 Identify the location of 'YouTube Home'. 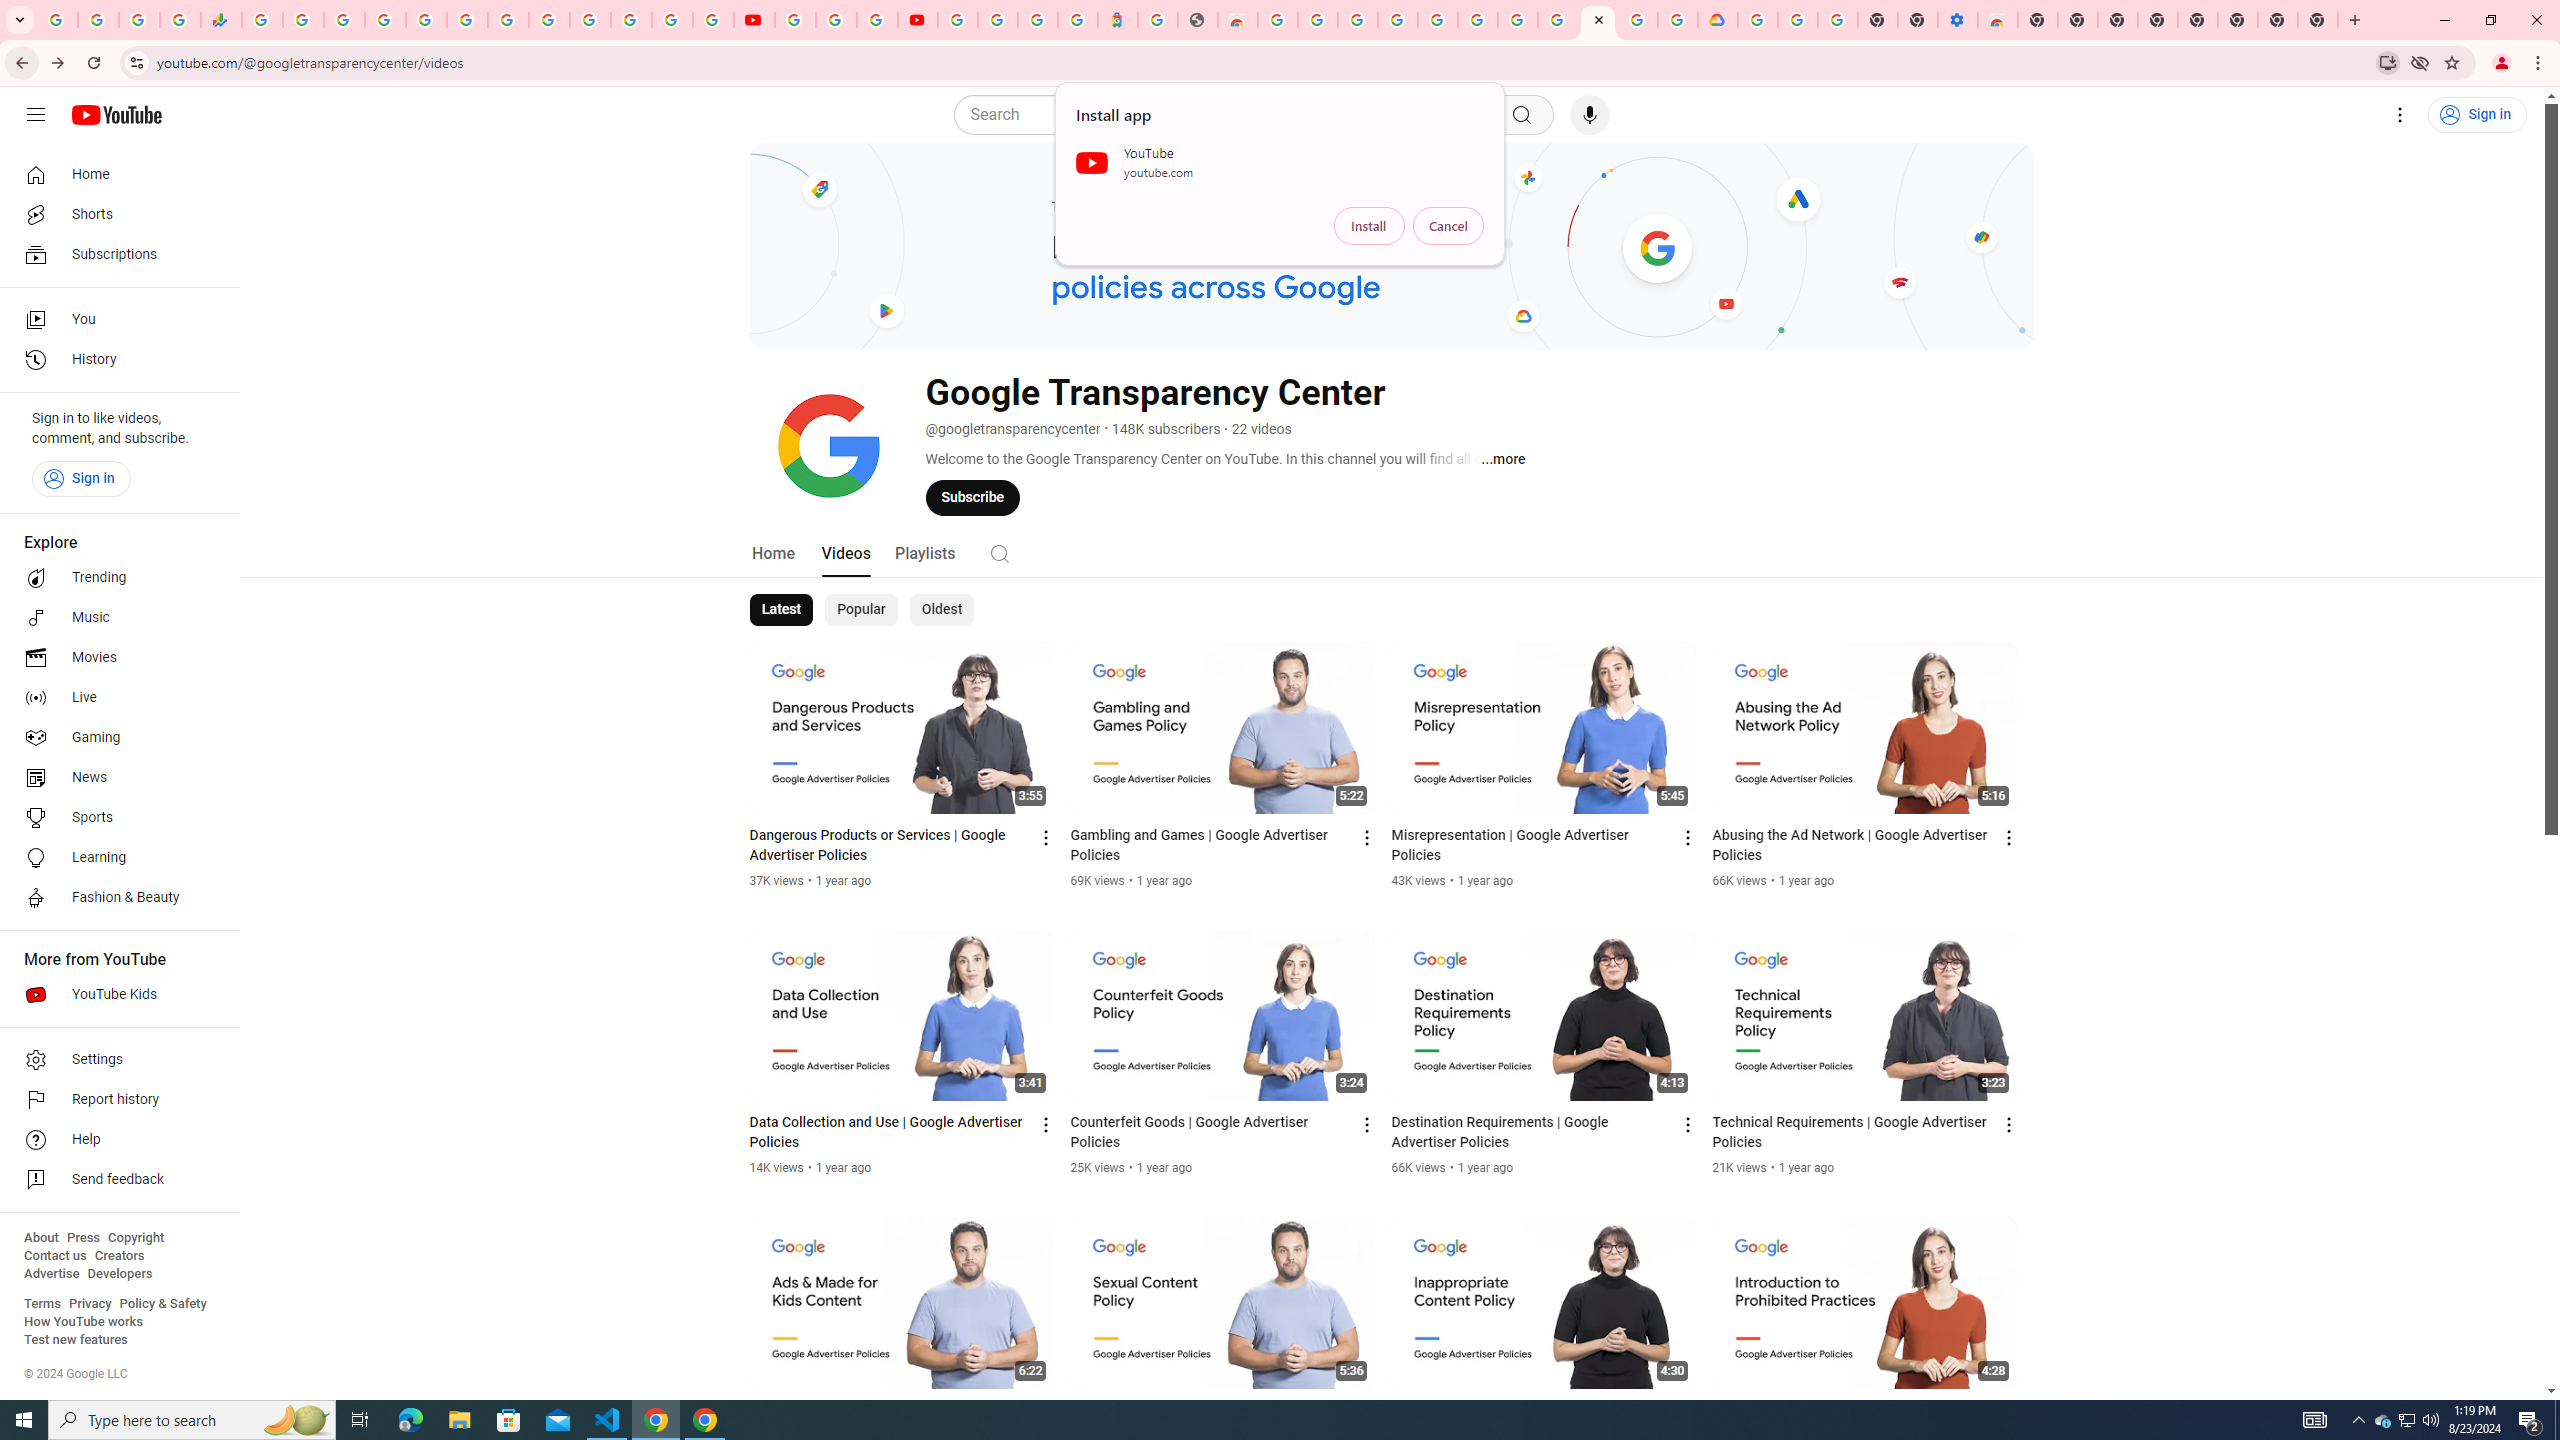
(115, 114).